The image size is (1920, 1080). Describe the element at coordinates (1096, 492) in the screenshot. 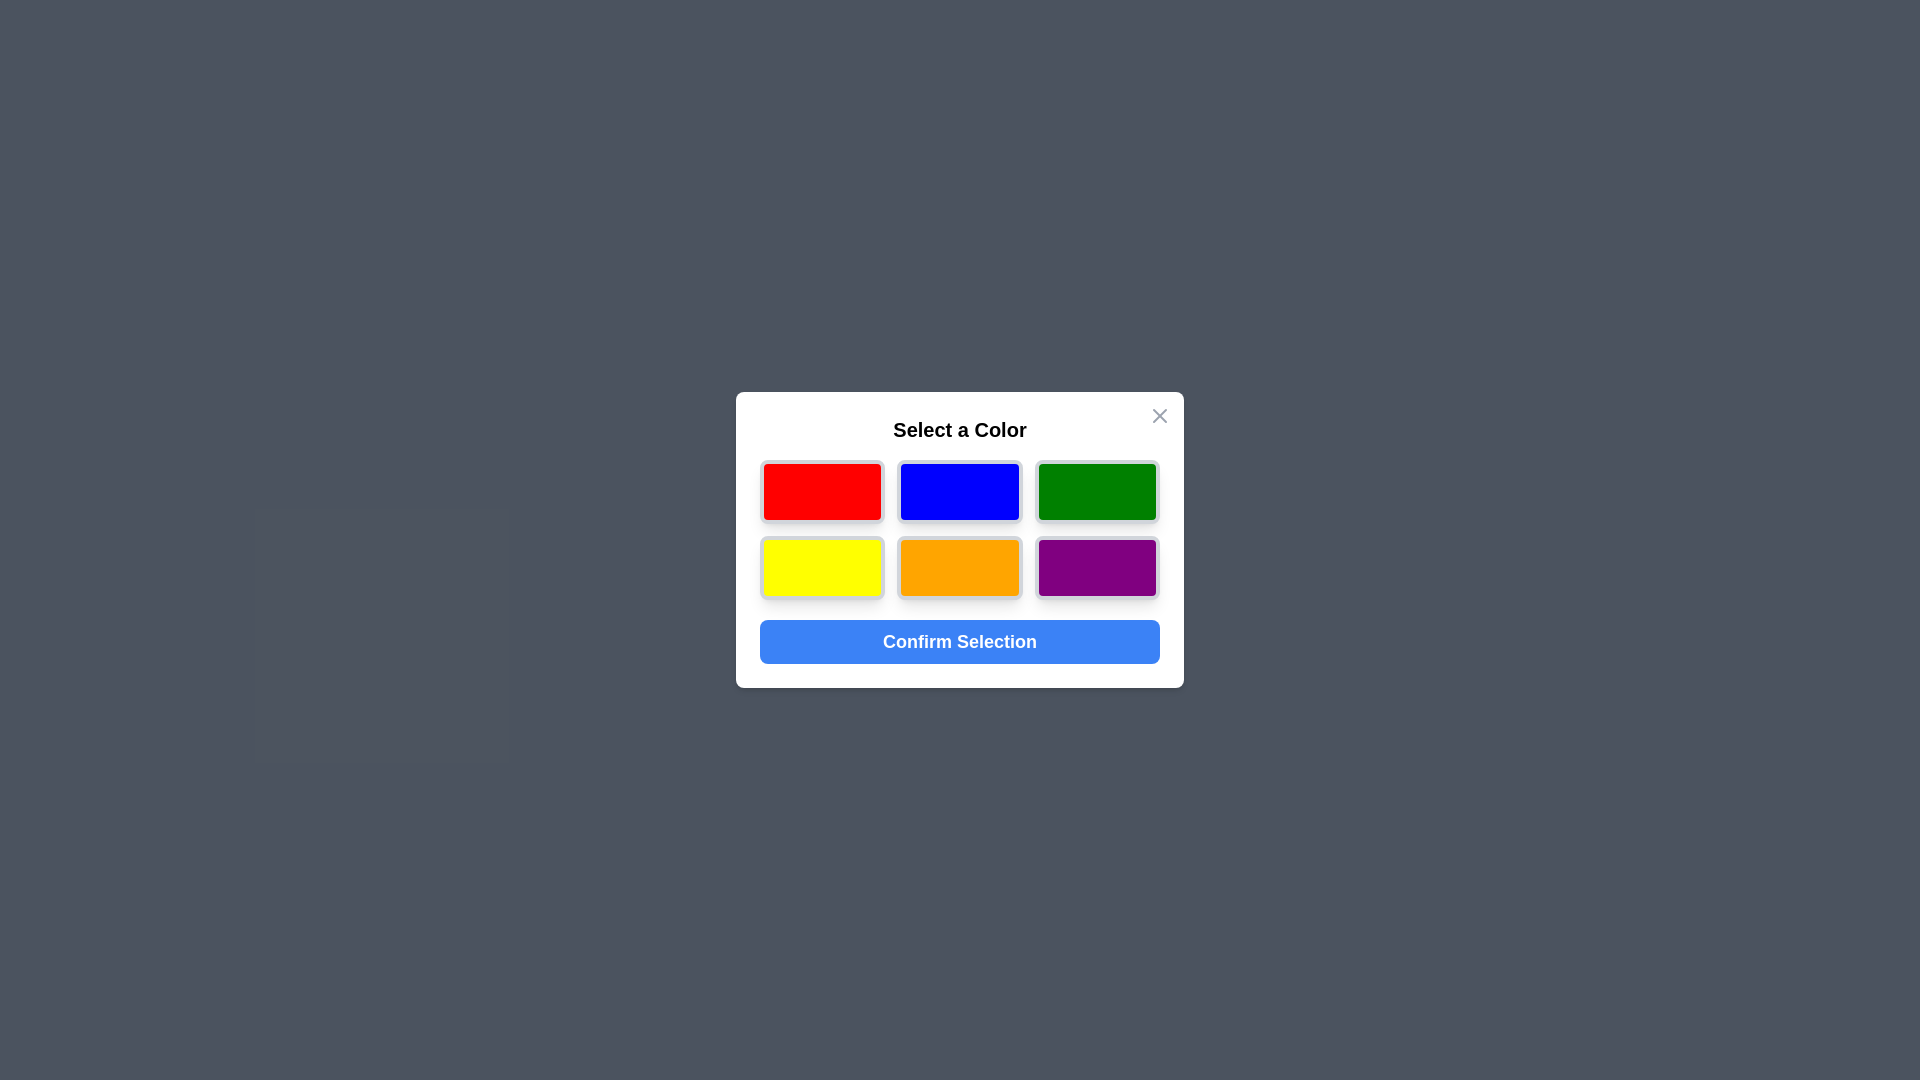

I see `the color green from the palette` at that location.